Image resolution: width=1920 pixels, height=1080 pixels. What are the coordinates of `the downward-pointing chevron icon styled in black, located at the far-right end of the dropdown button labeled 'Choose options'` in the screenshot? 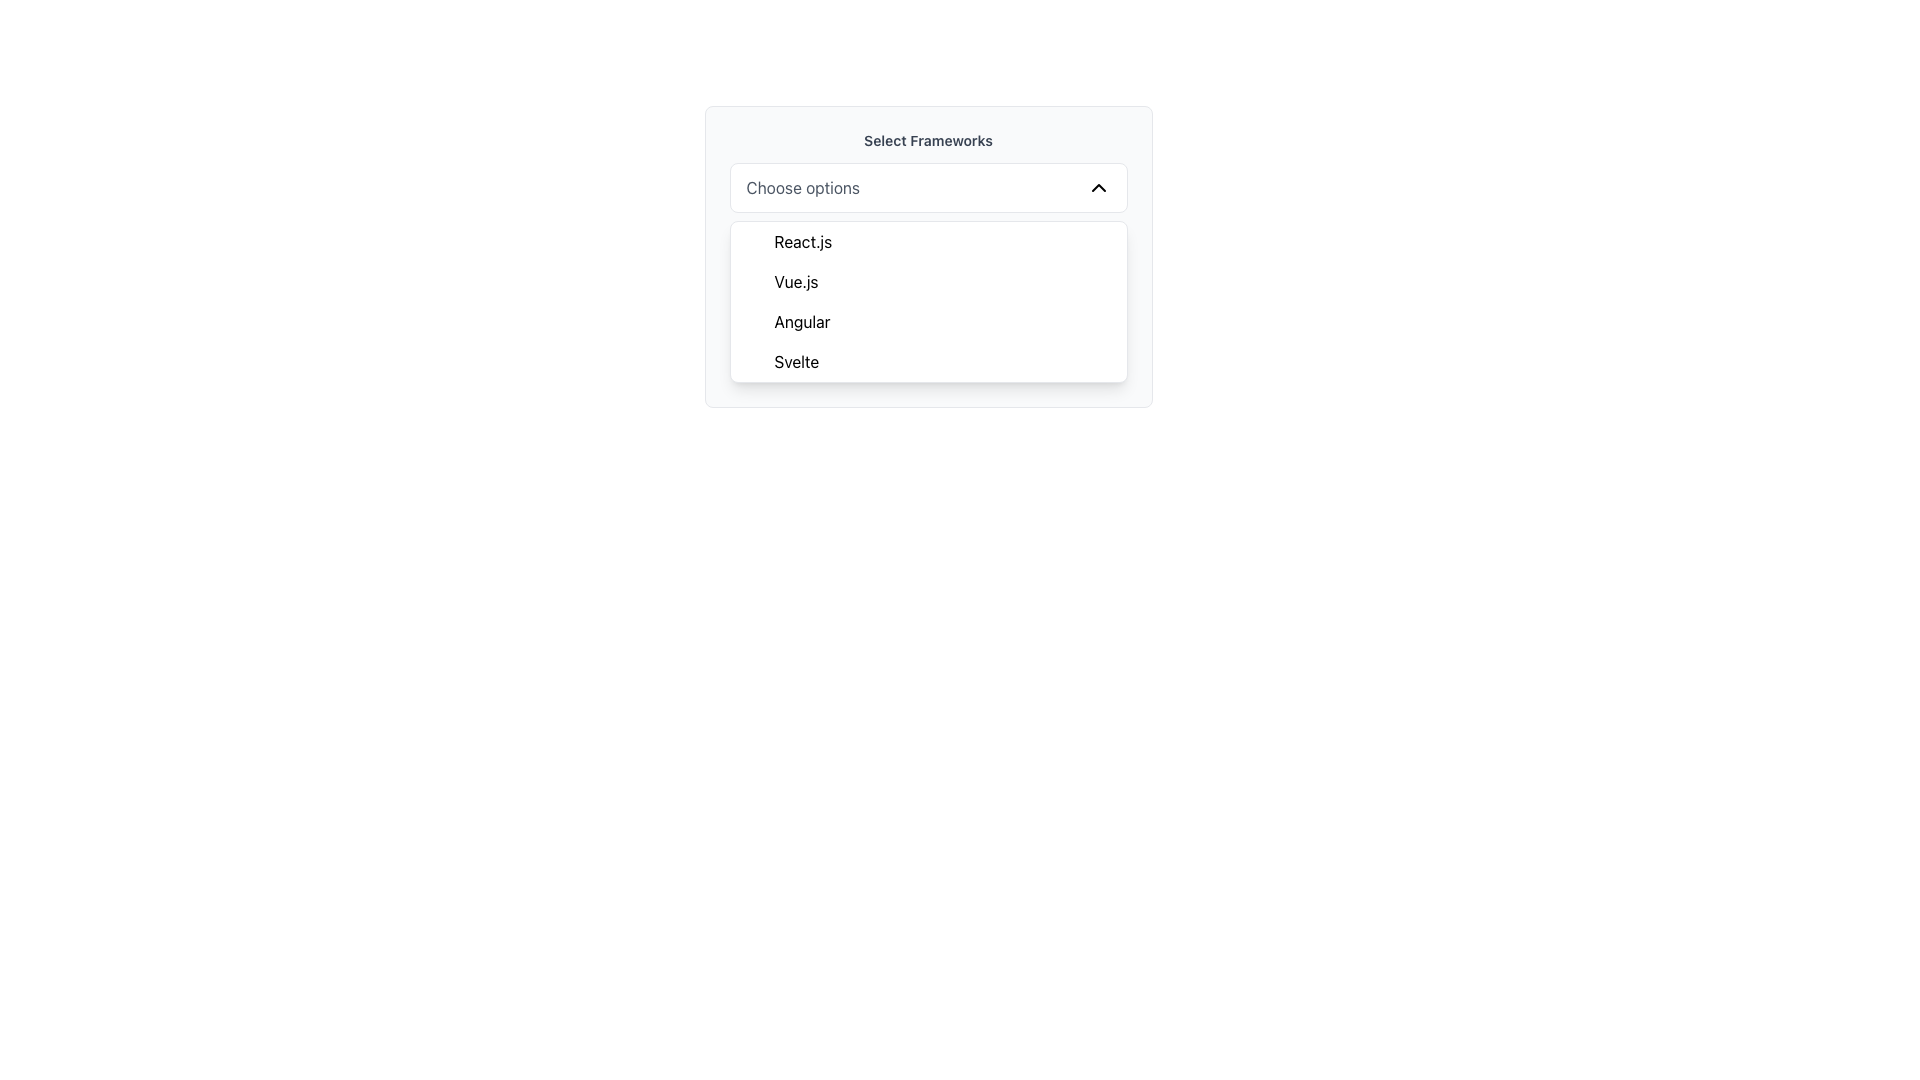 It's located at (1097, 188).